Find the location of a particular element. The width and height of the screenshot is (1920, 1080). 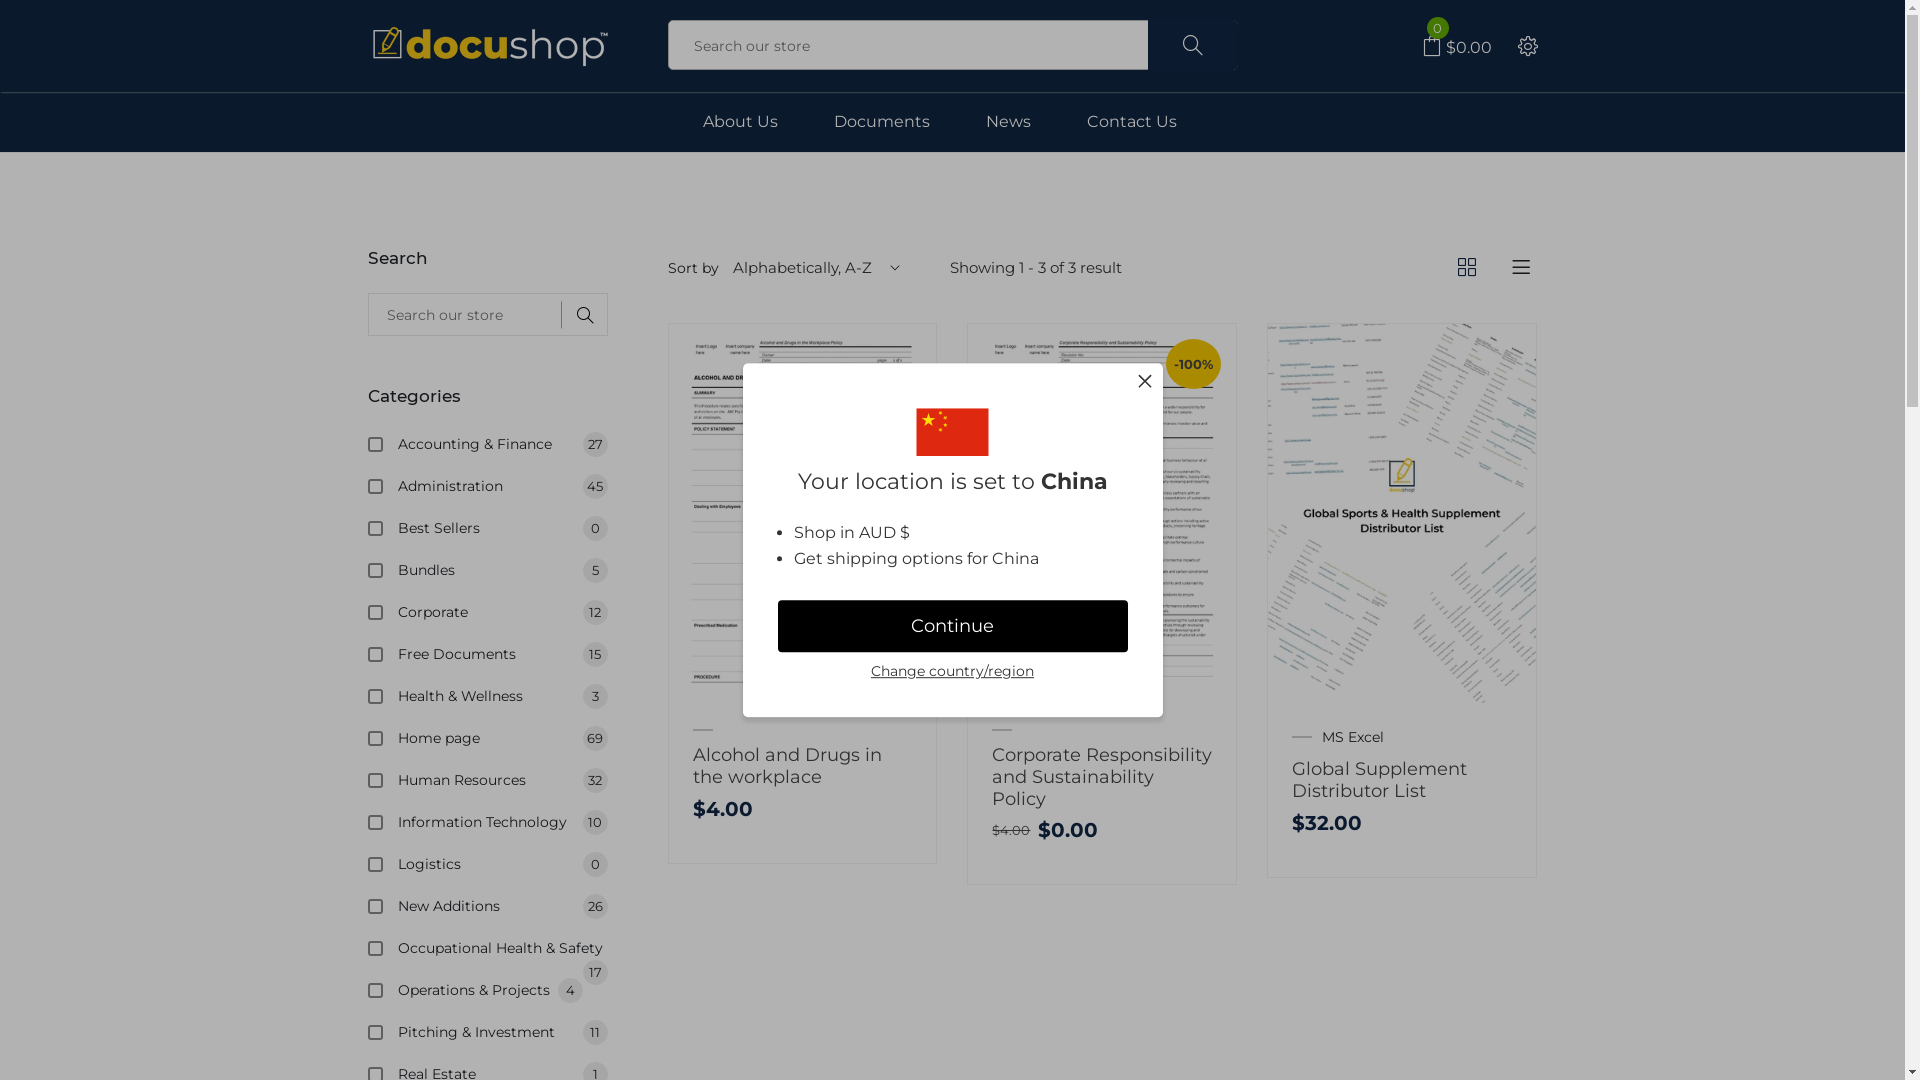

'Pitching & Investment is located at coordinates (503, 1032).